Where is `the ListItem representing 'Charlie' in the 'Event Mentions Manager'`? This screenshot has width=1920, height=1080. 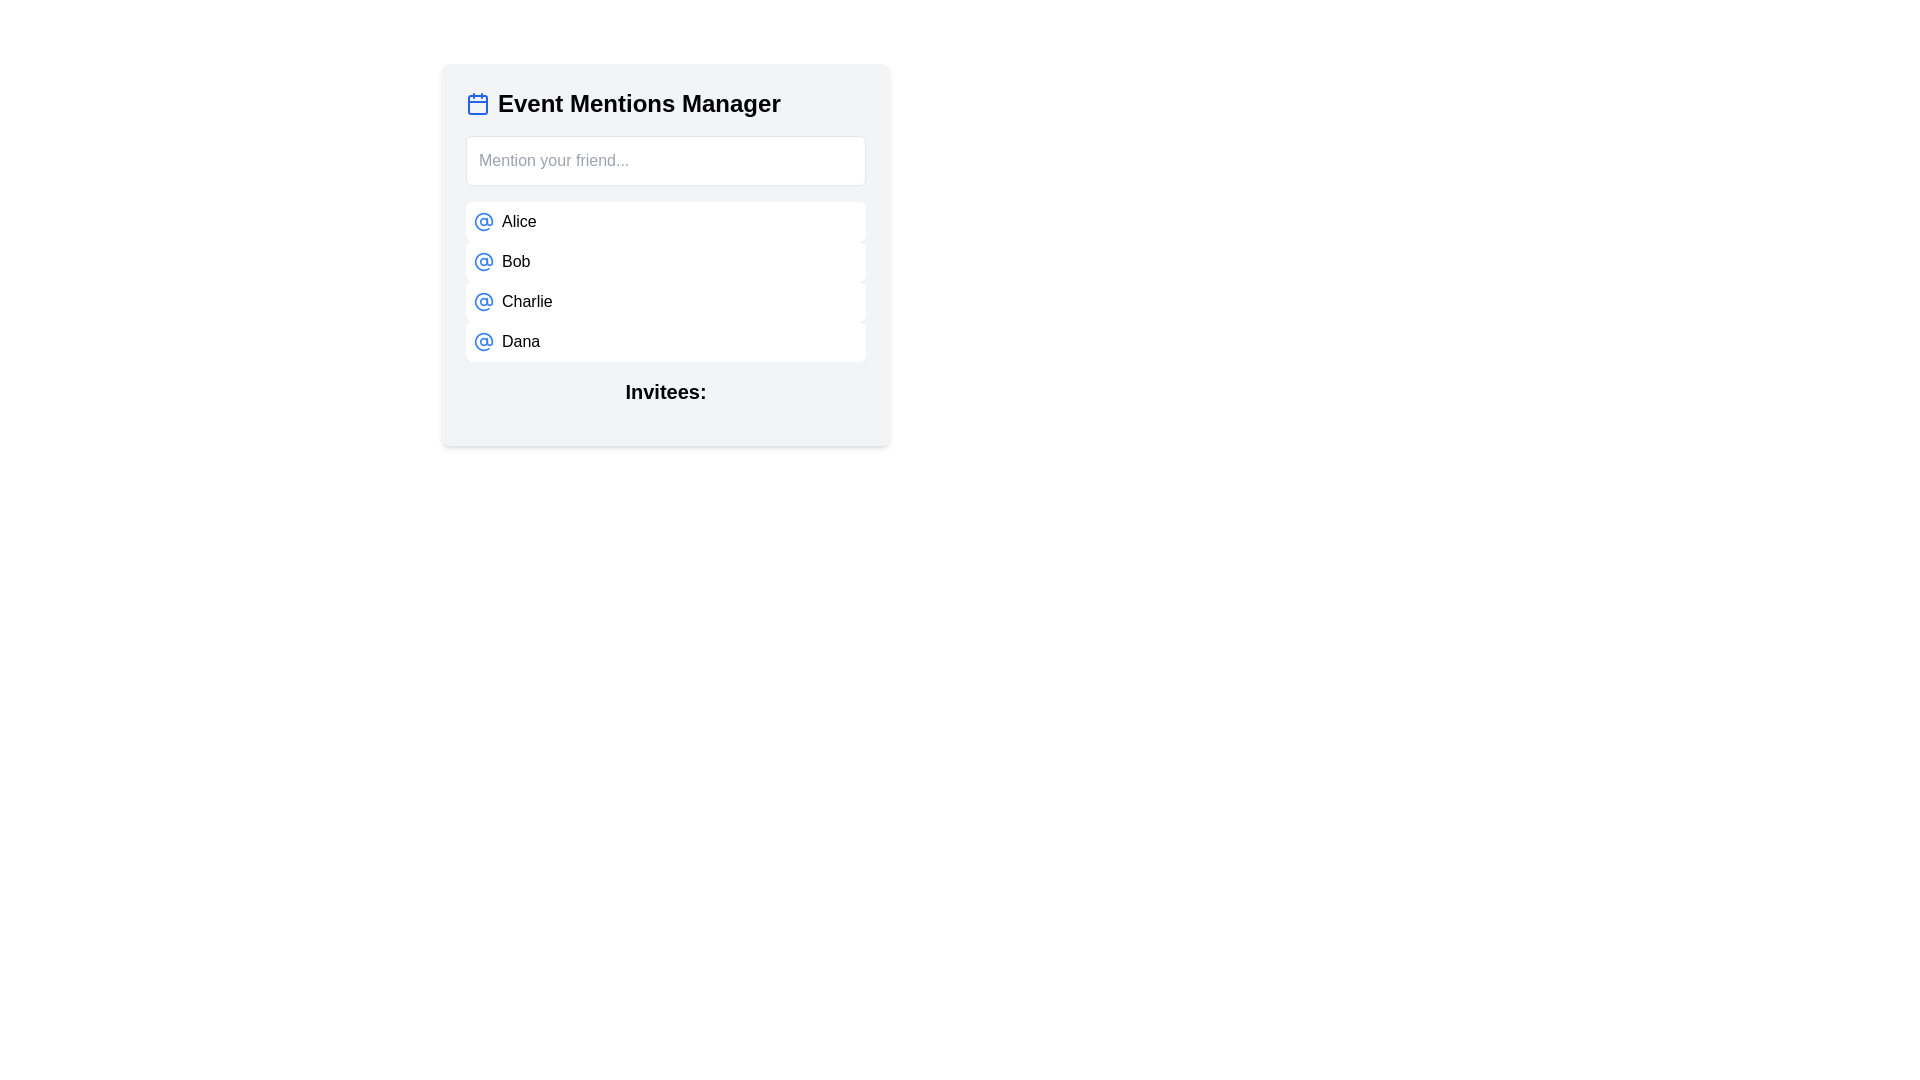
the ListItem representing 'Charlie' in the 'Event Mentions Manager' is located at coordinates (666, 301).